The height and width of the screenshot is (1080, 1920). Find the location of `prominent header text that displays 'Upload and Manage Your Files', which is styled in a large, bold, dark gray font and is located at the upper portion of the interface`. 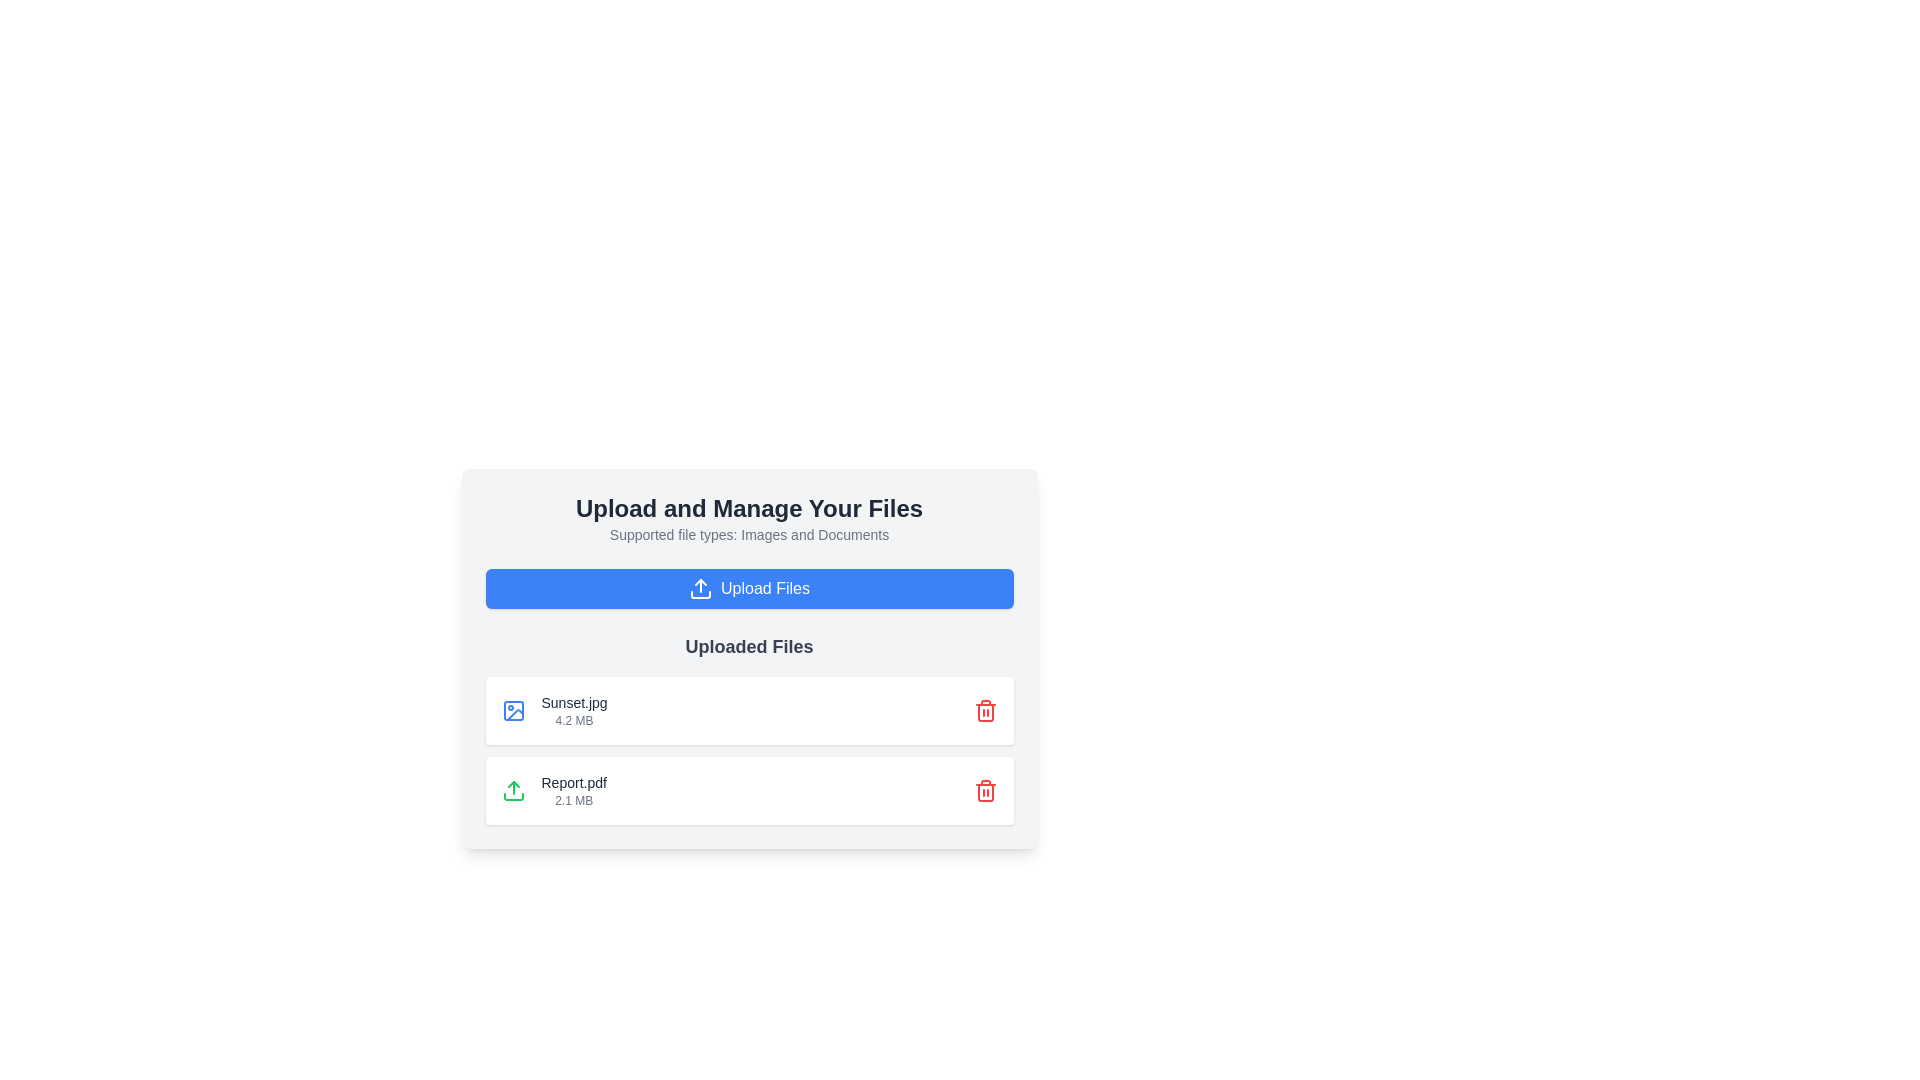

prominent header text that displays 'Upload and Manage Your Files', which is styled in a large, bold, dark gray font and is located at the upper portion of the interface is located at coordinates (748, 508).